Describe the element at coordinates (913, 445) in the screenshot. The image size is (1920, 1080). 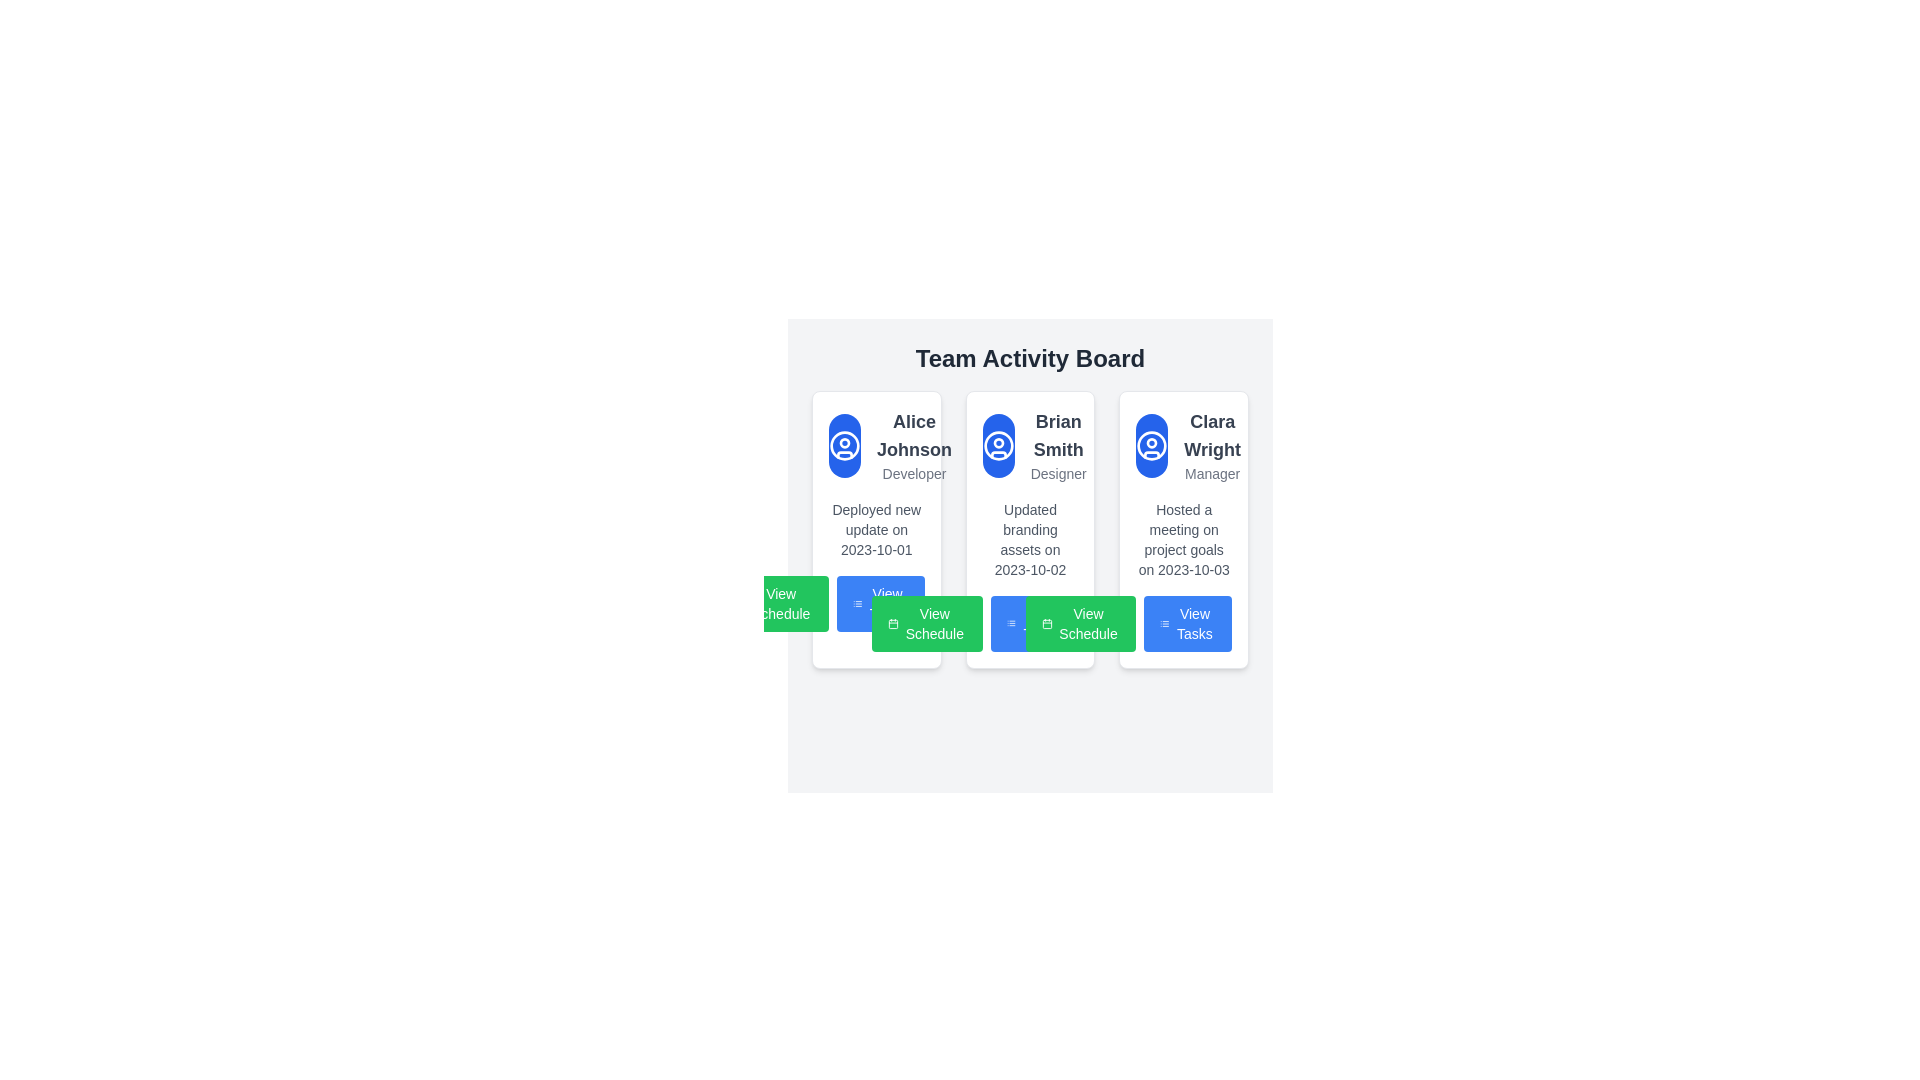
I see `the text block displaying 'Alice Johnson' and 'Developer' located in the first card to the right of the blue circular icon` at that location.